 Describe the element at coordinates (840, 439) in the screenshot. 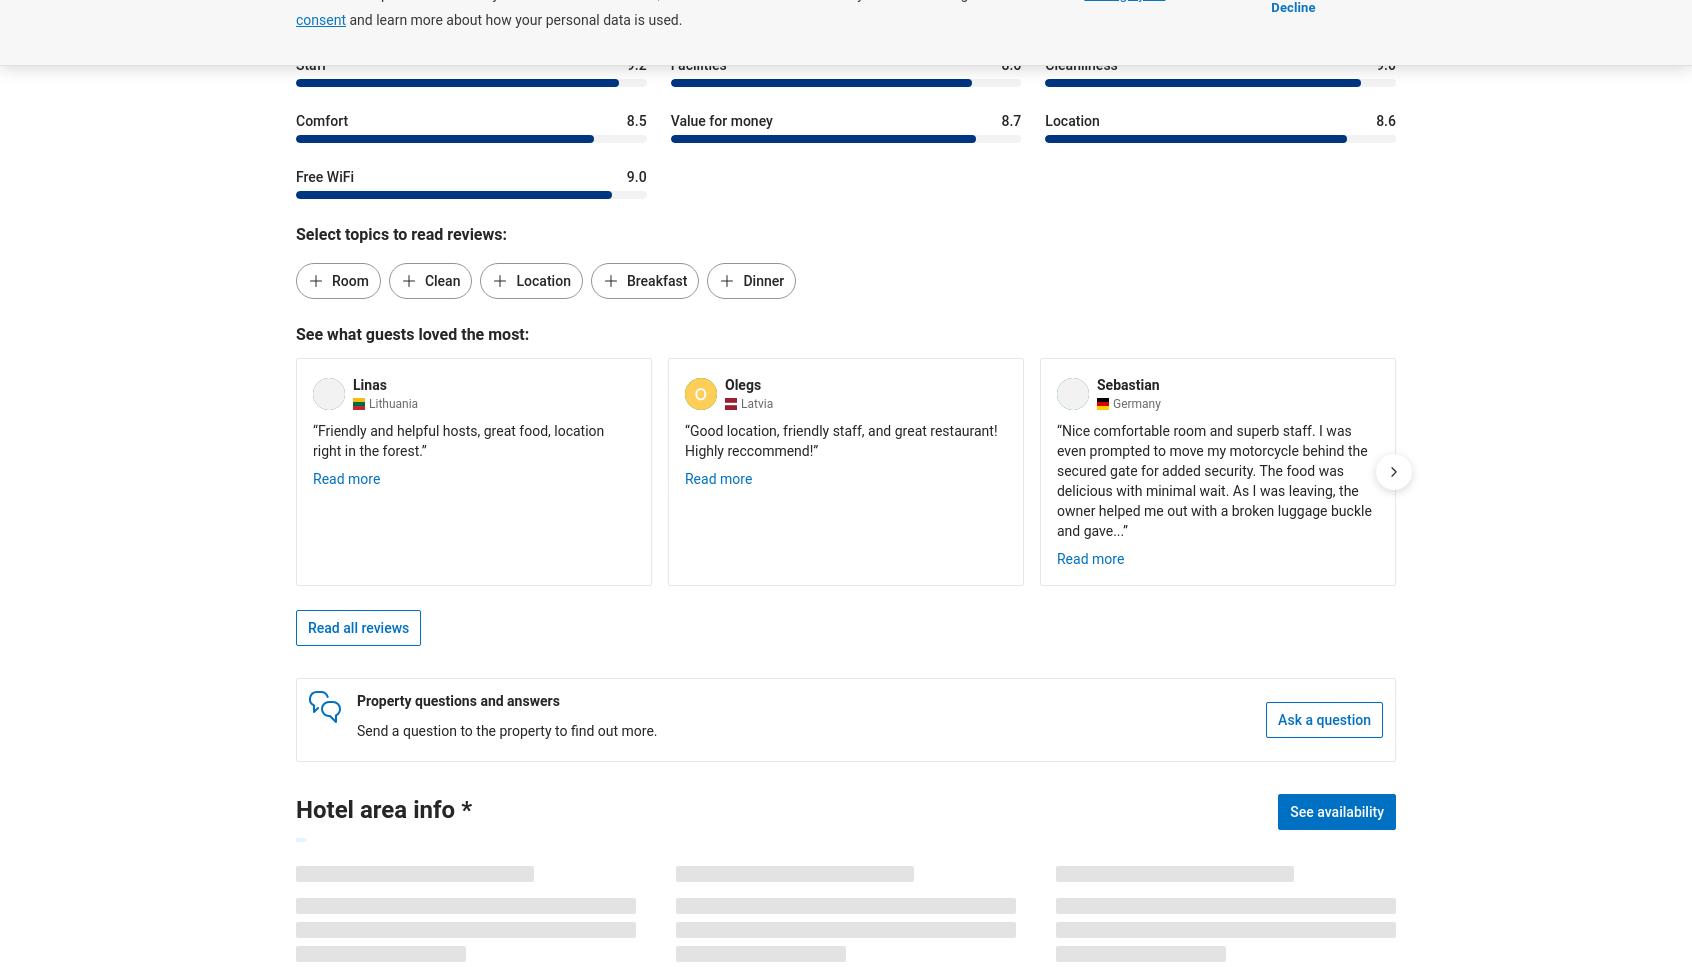

I see `'Good location, friendly staff, and great restaurant! Highly reccommend!'` at that location.